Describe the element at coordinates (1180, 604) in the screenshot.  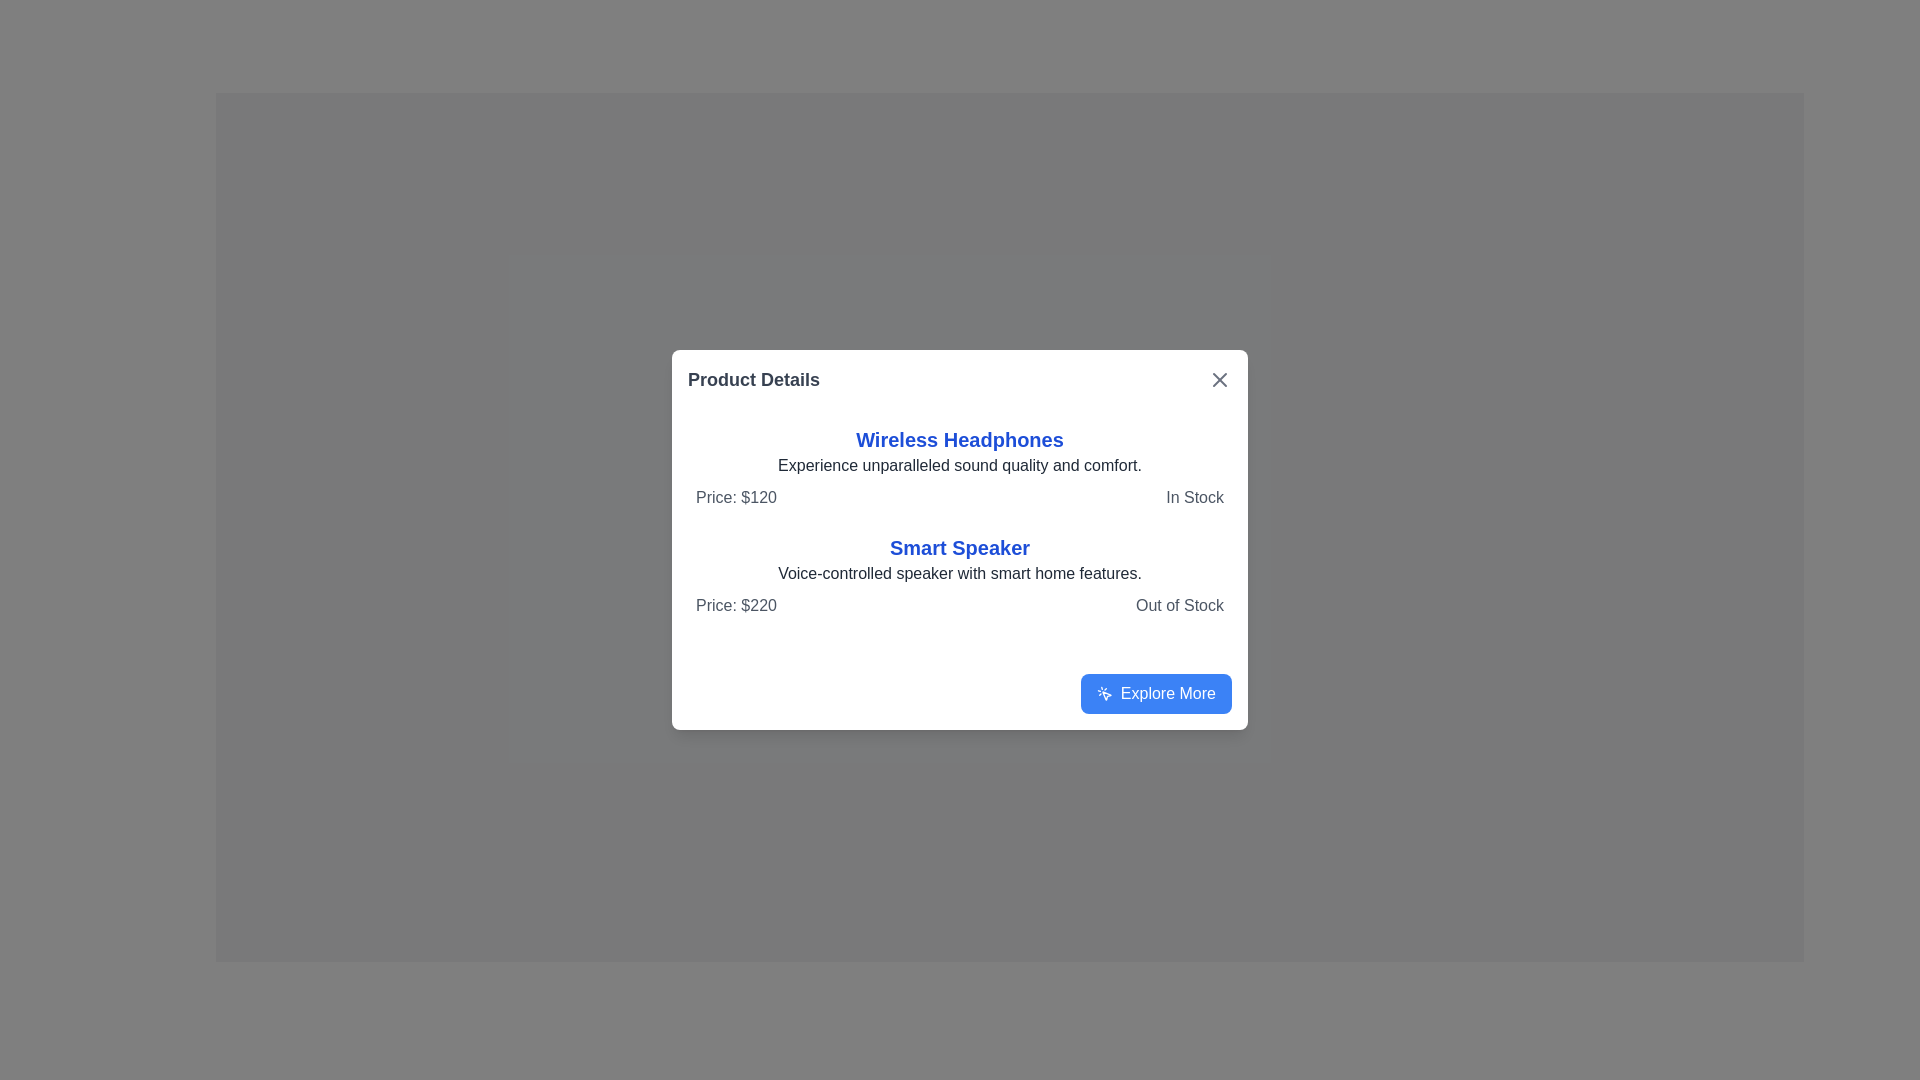
I see `the 'Out of Stock' text label located at the bottom right of the product description modal for the Smart Speaker` at that location.